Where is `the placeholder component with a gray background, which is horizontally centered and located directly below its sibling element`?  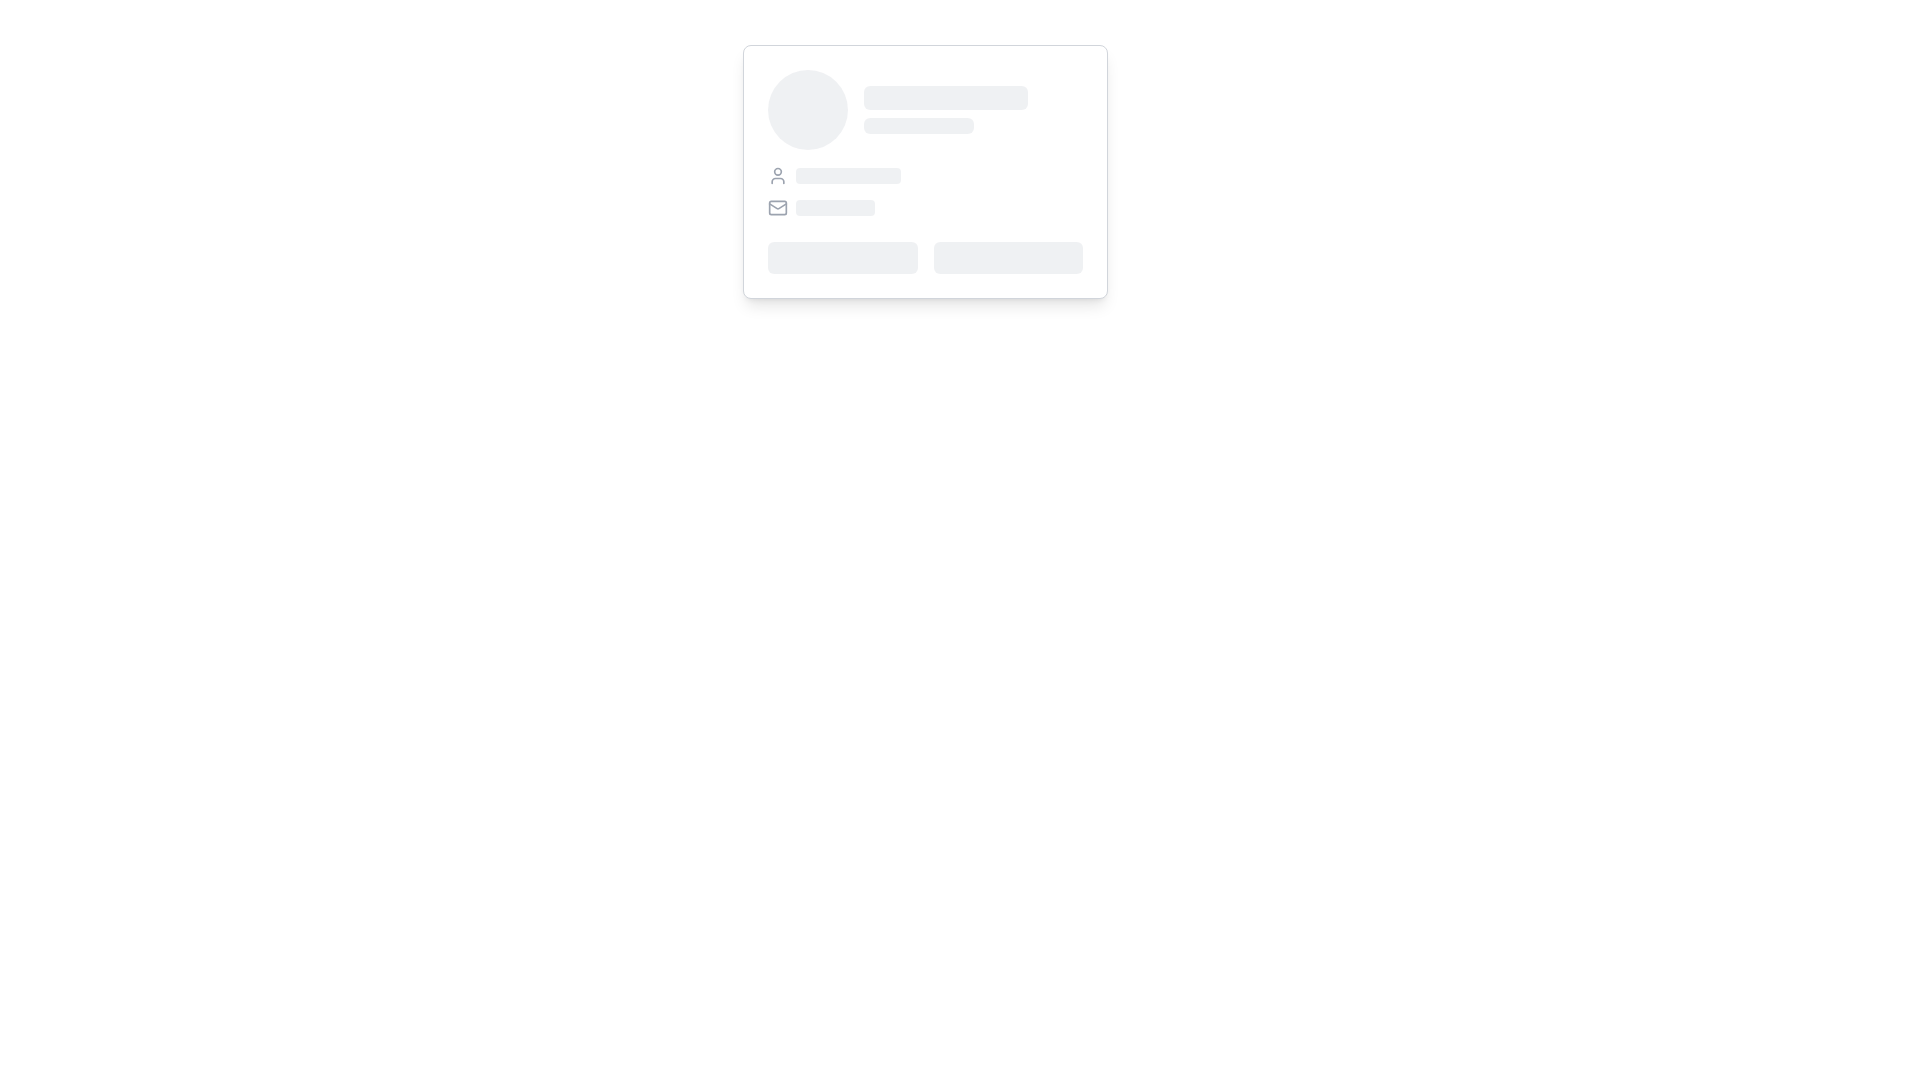
the placeholder component with a gray background, which is horizontally centered and located directly below its sibling element is located at coordinates (917, 126).